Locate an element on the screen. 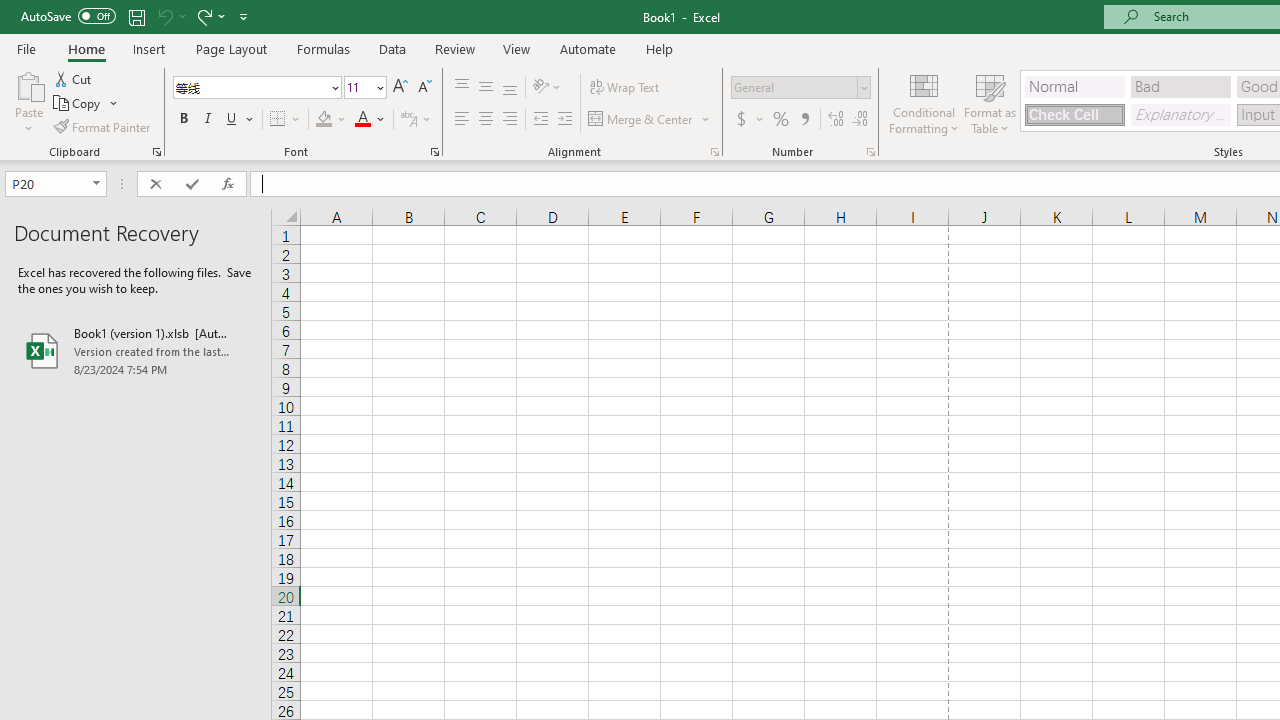 The image size is (1280, 720). 'Center' is located at coordinates (485, 119).